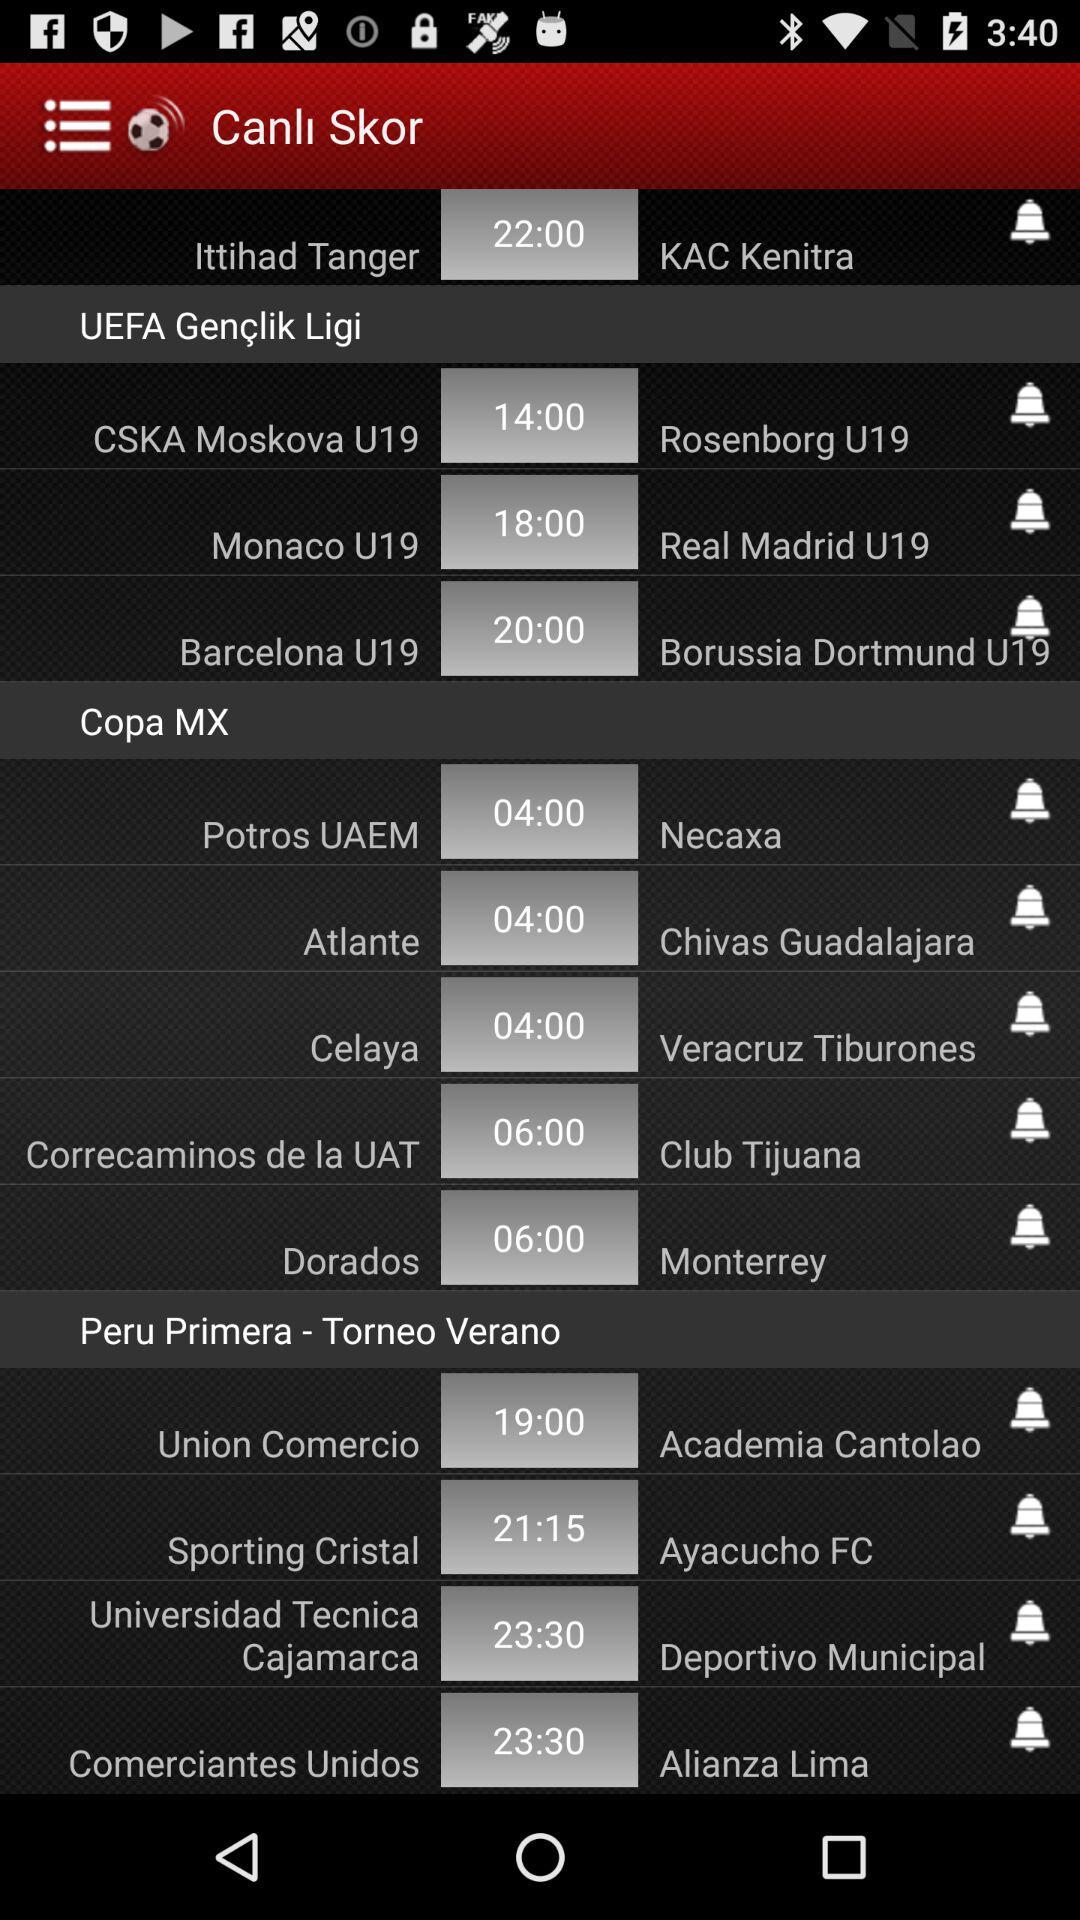  What do you see at coordinates (1029, 1516) in the screenshot?
I see `set alert` at bounding box center [1029, 1516].